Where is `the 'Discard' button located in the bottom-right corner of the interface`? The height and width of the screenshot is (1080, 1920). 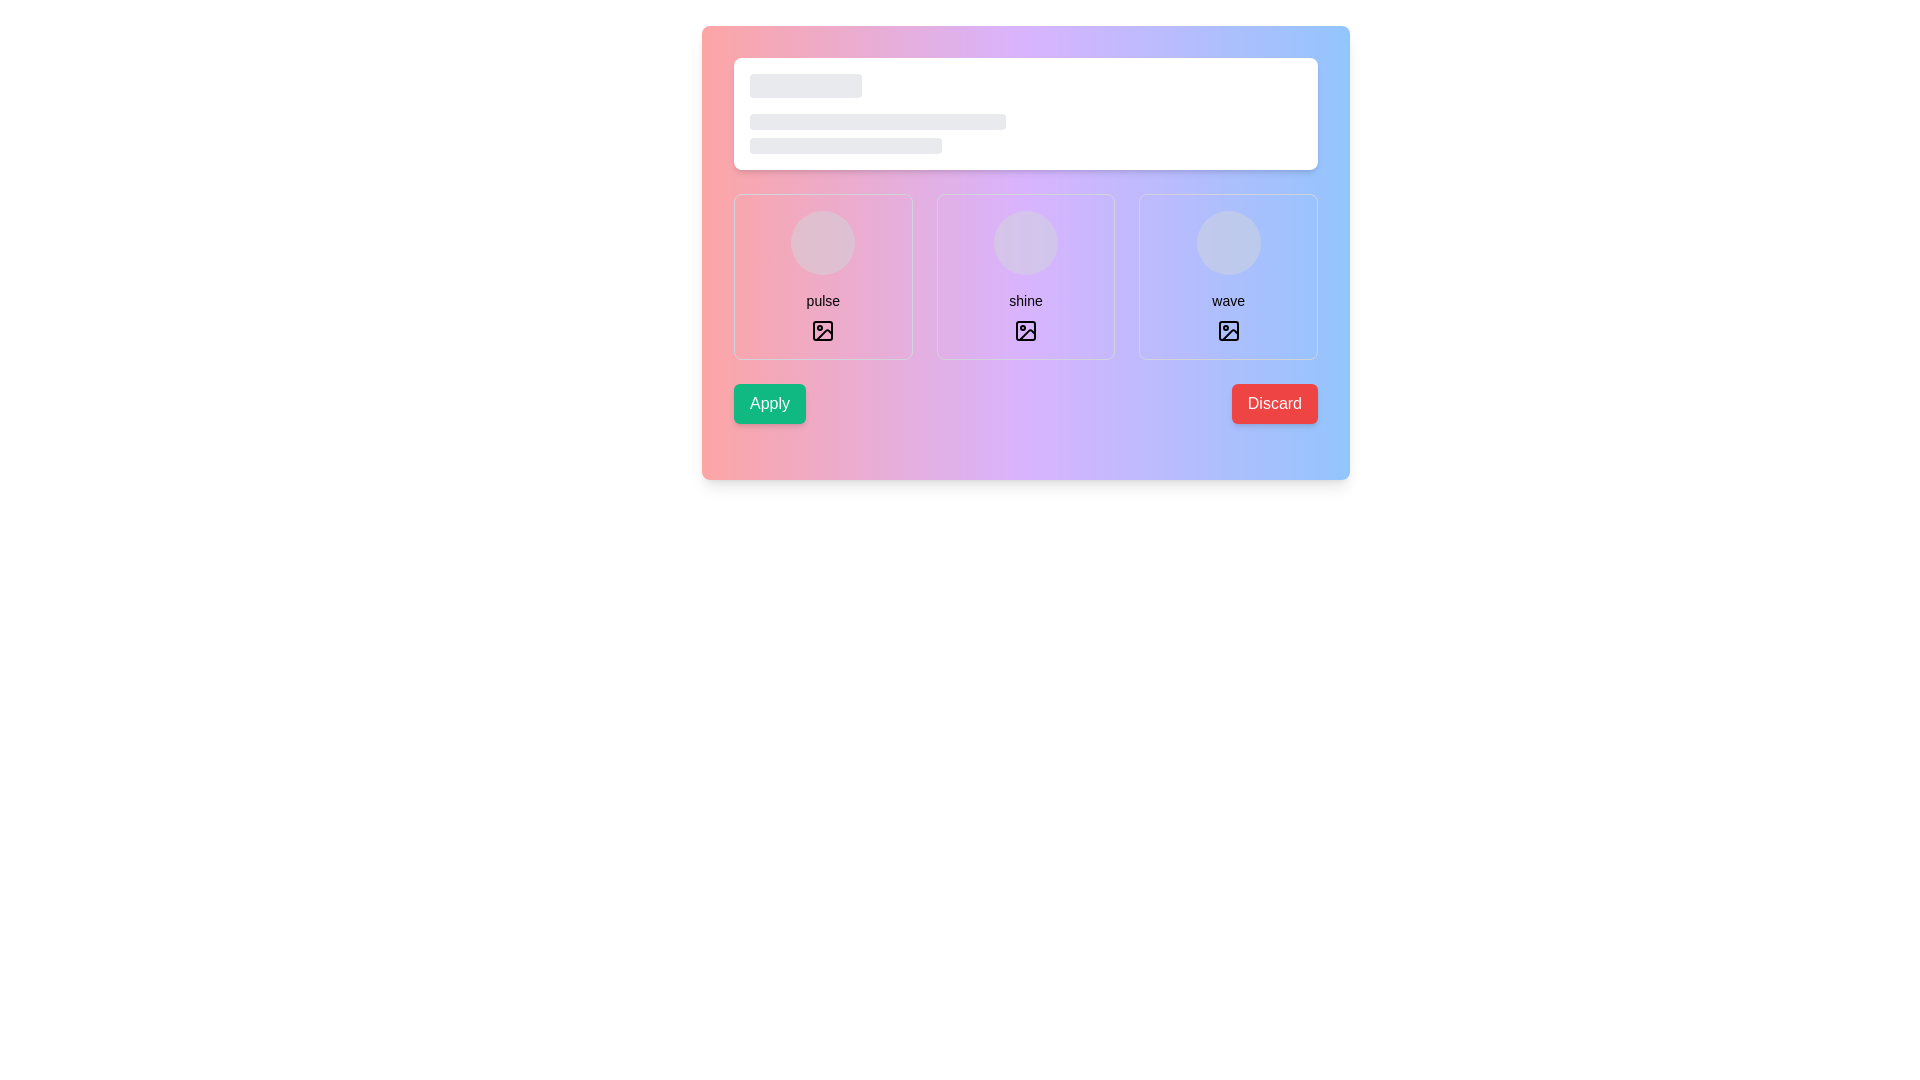 the 'Discard' button located in the bottom-right corner of the interface is located at coordinates (1273, 404).